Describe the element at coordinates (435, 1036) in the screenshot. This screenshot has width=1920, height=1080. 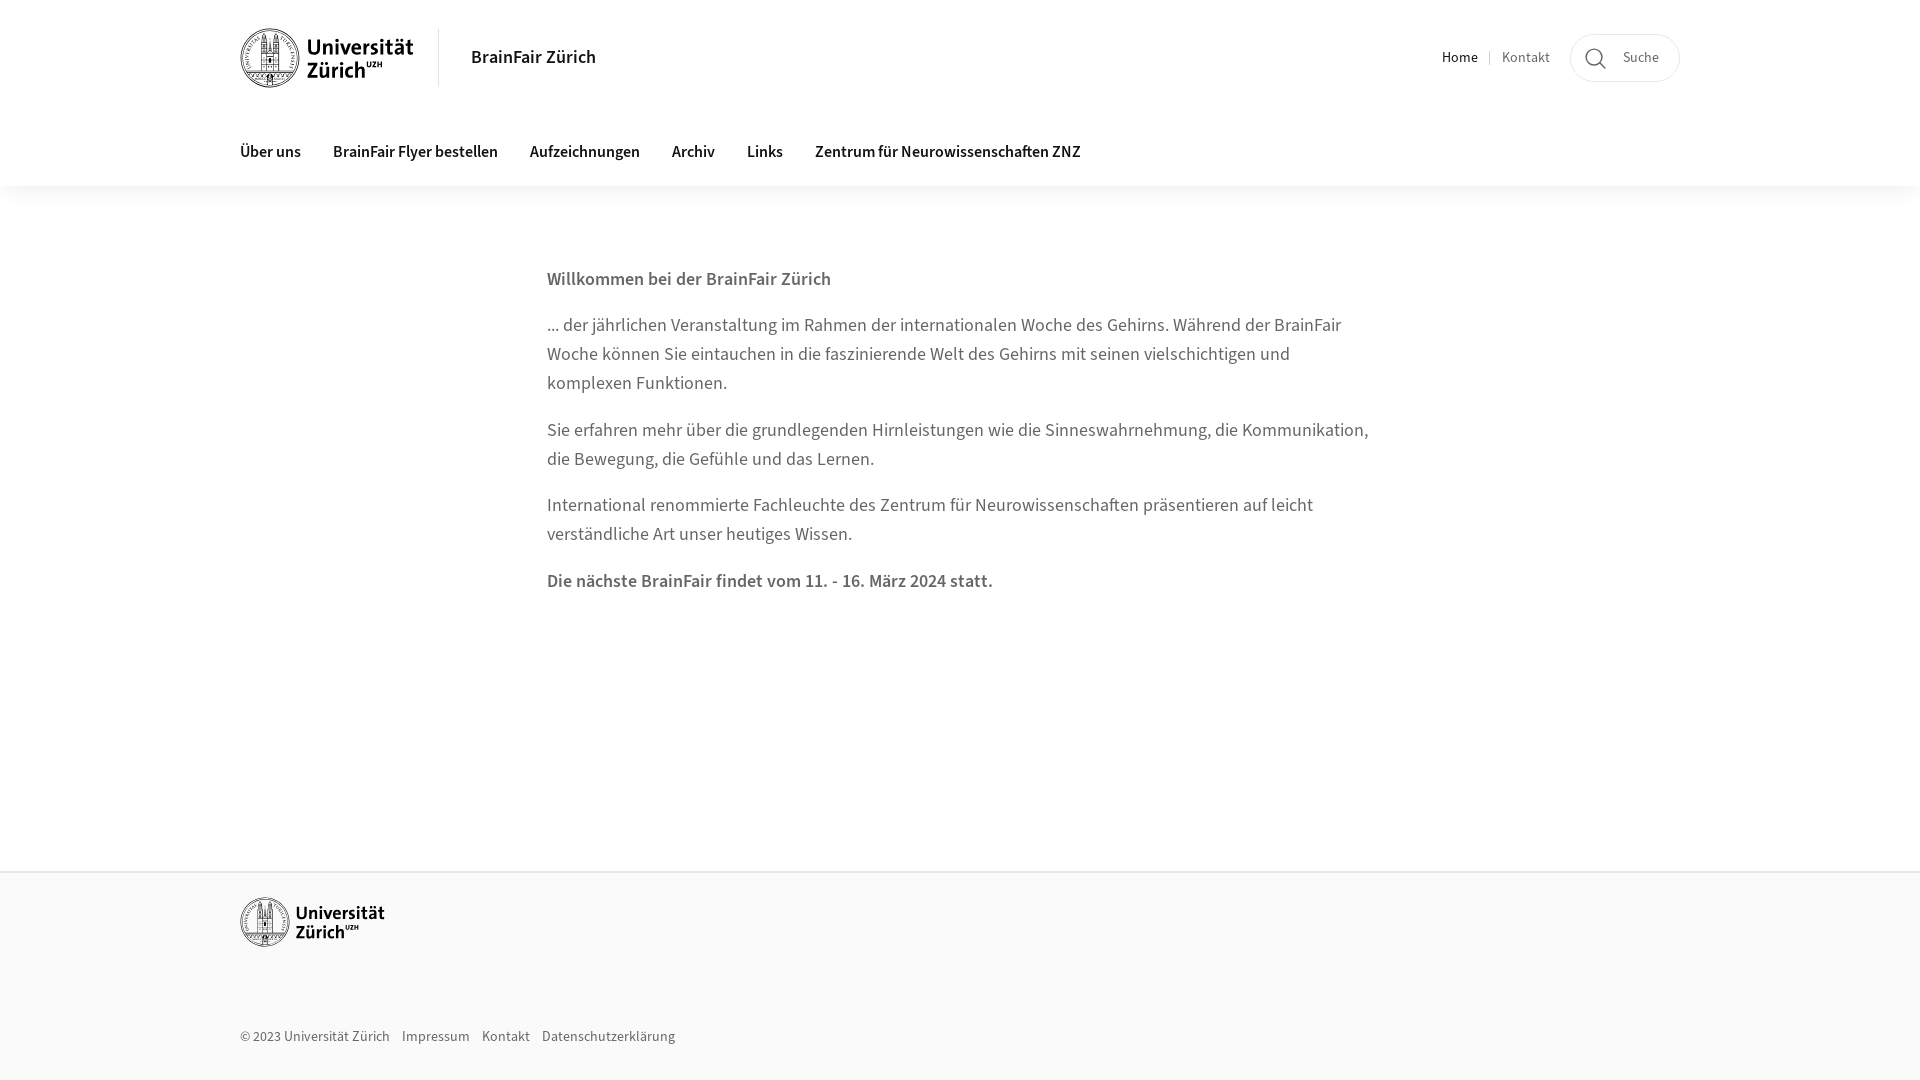
I see `'Impressum'` at that location.